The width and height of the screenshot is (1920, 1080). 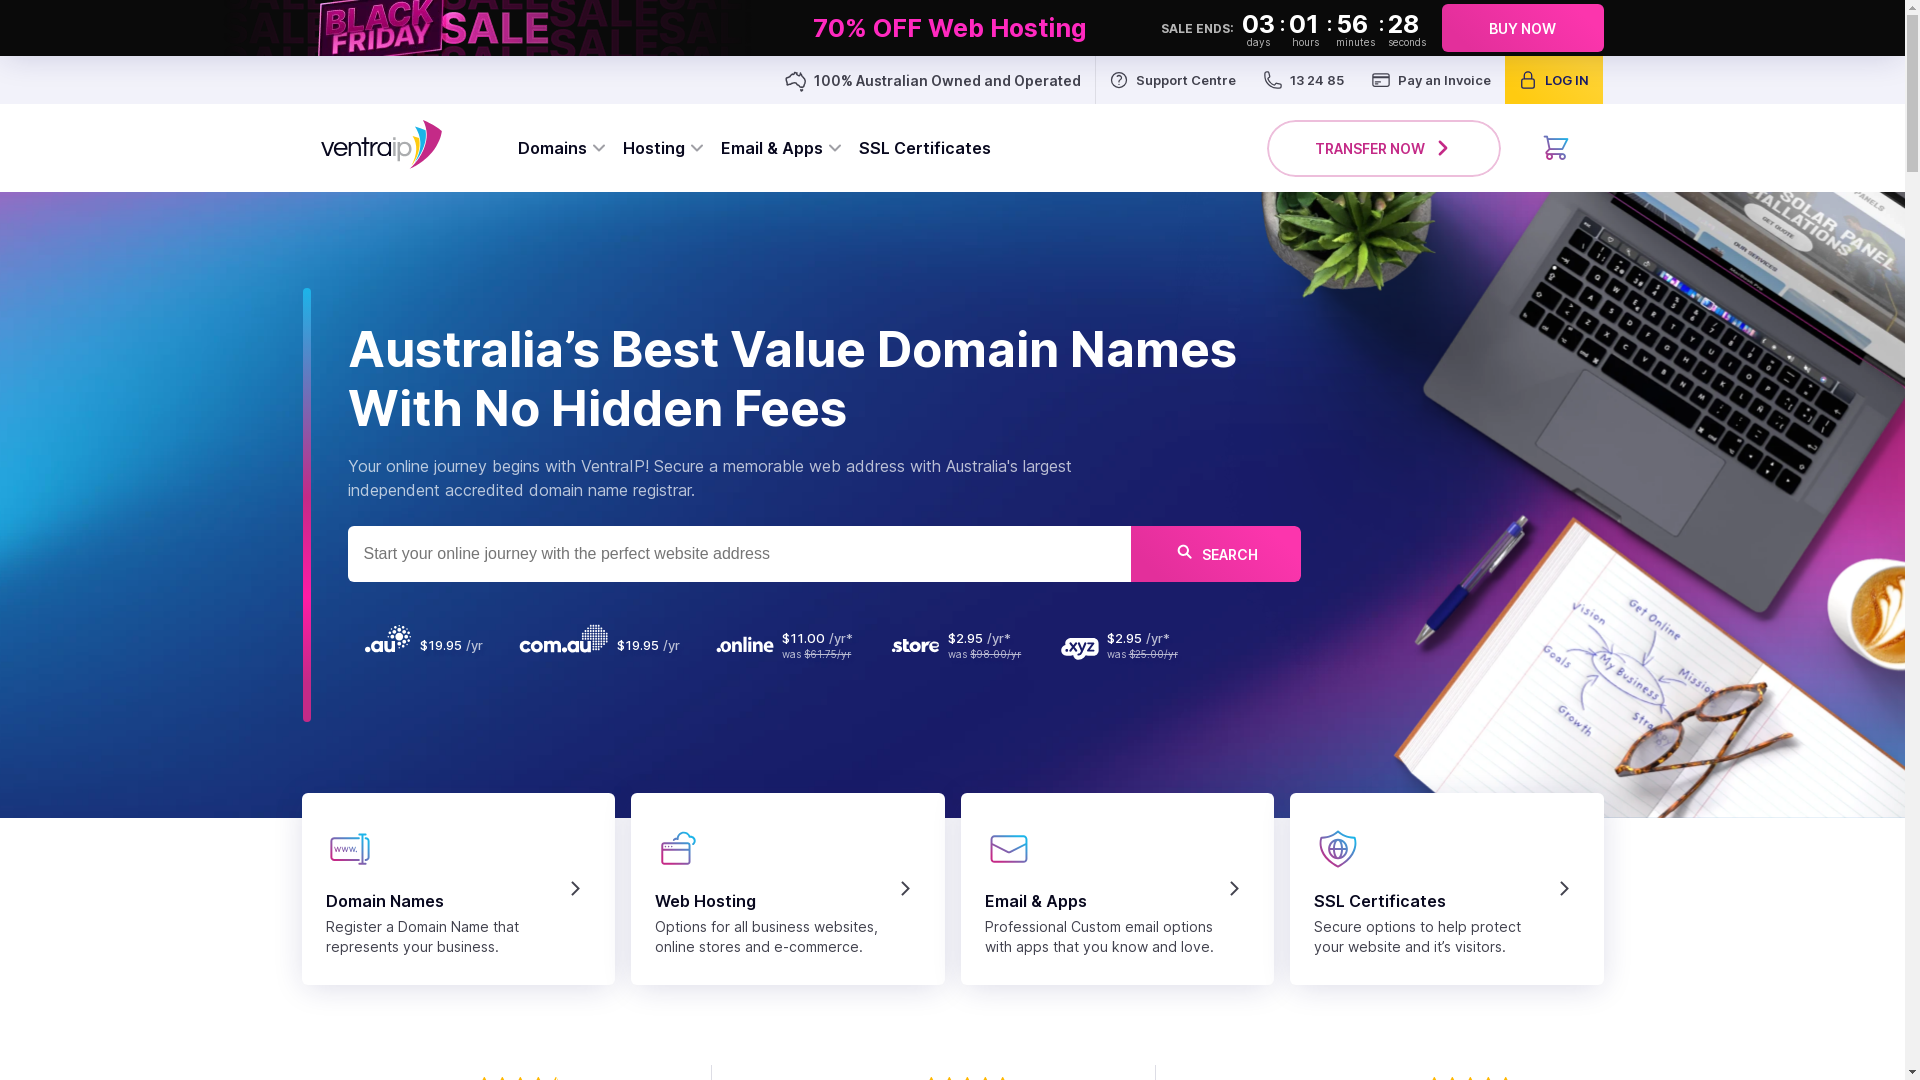 I want to click on 'emailapps', so click(x=1008, y=848).